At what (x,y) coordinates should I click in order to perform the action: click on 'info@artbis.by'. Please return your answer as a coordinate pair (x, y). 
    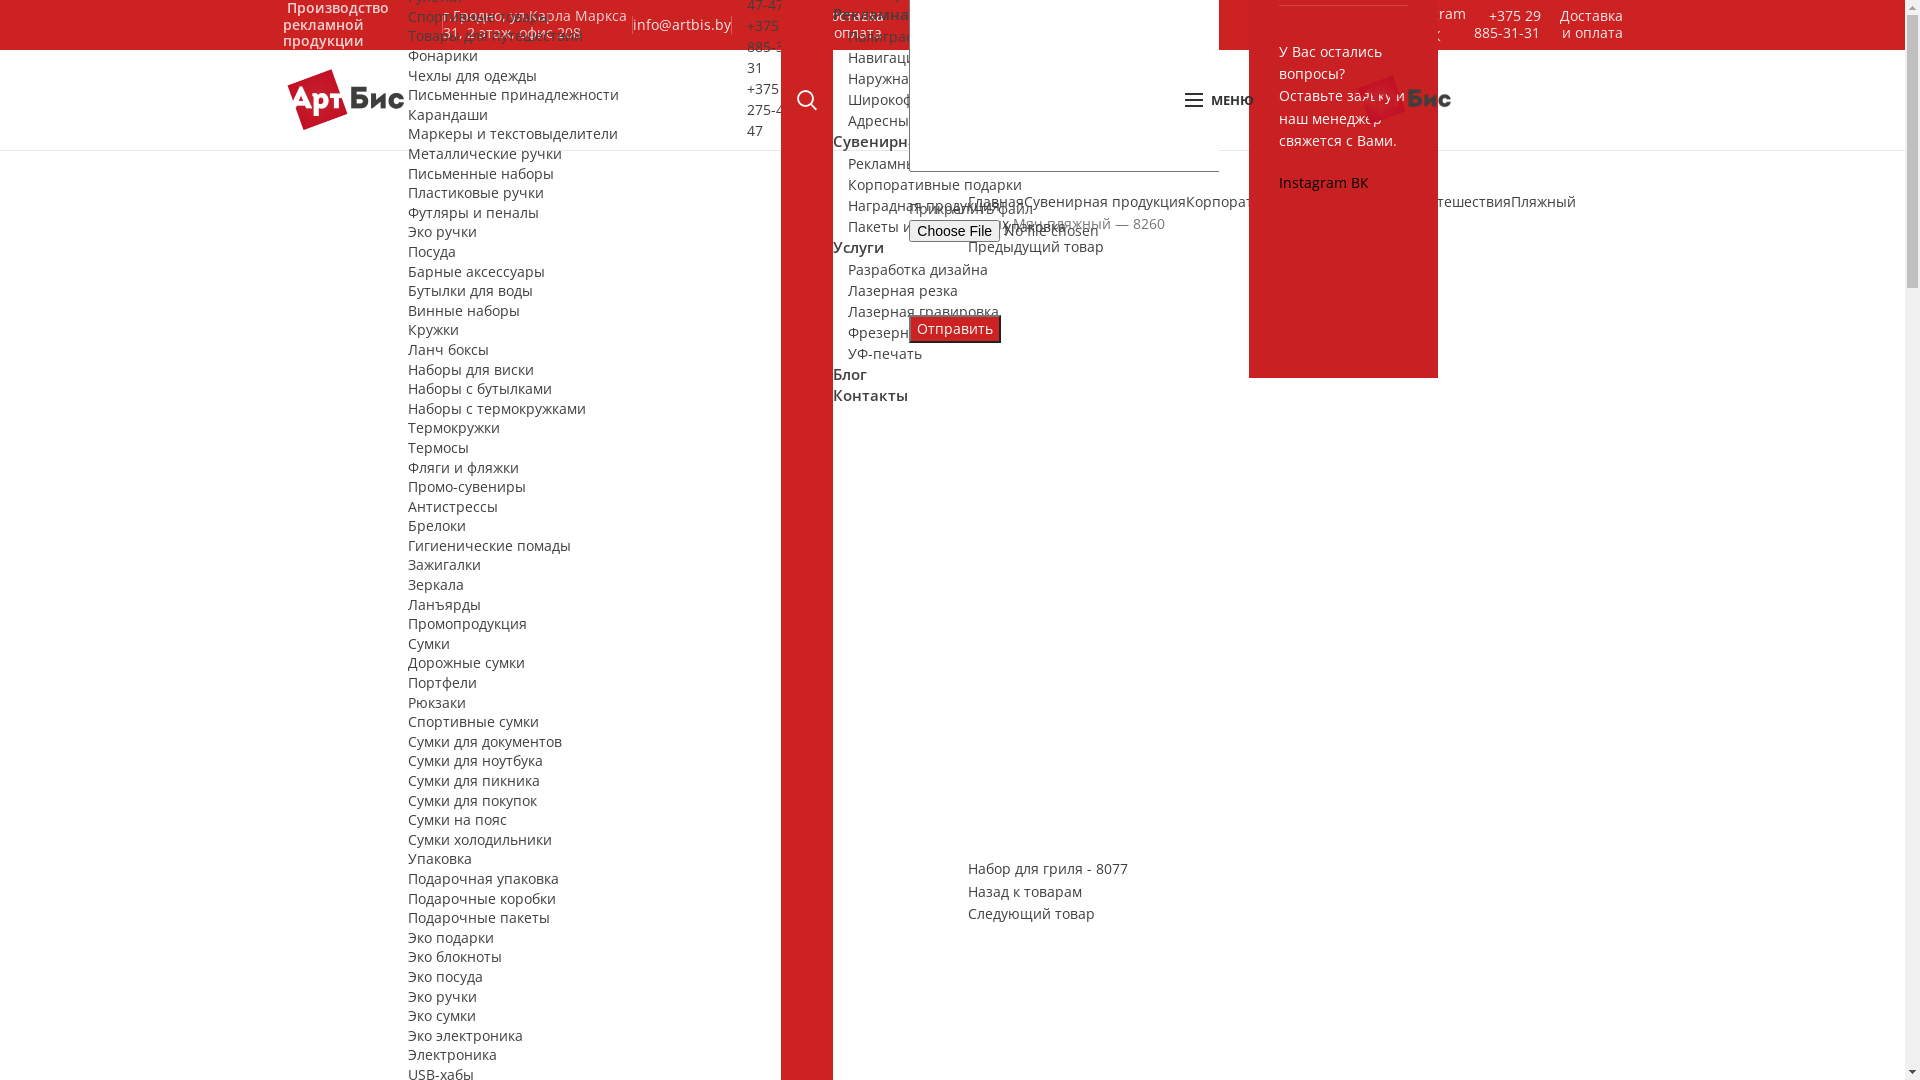
    Looking at the image, I should click on (681, 24).